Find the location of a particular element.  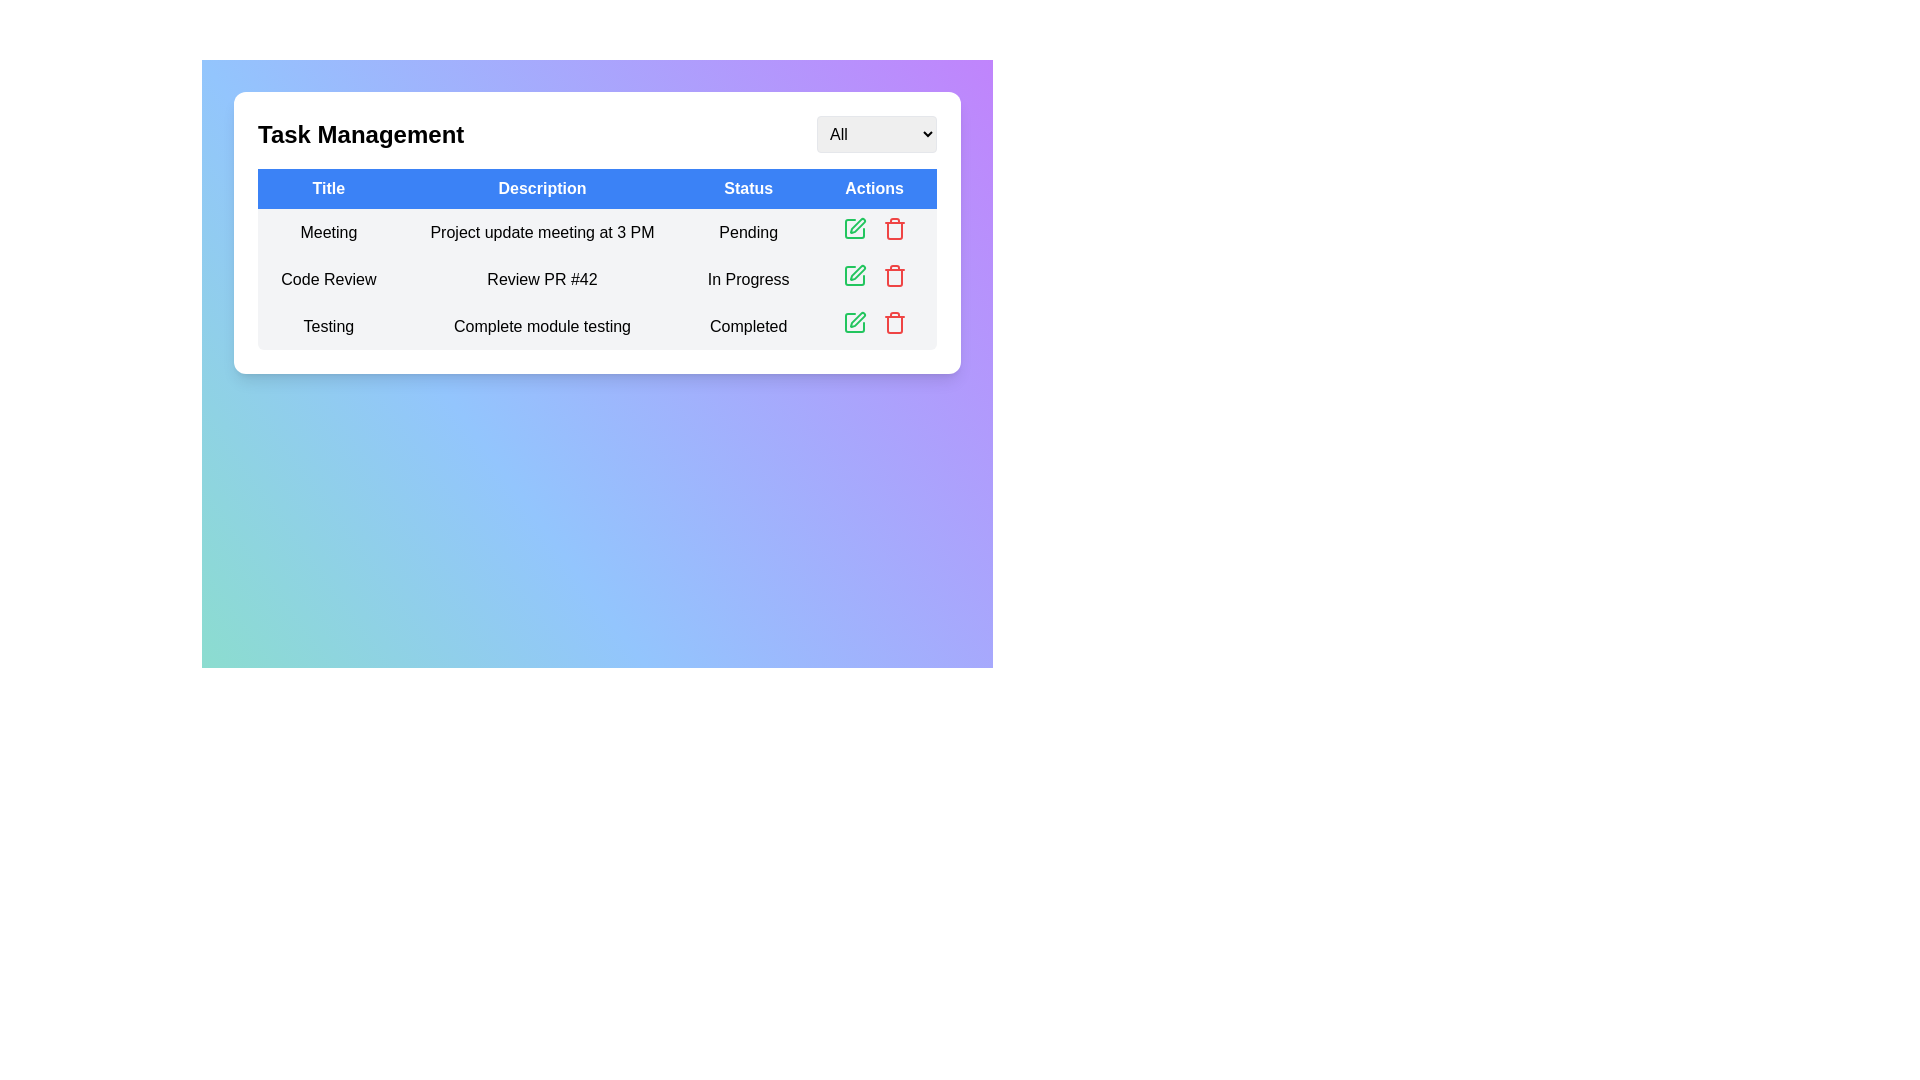

the table cell displaying 'Code Review' in bold font under the 'Title' column is located at coordinates (328, 279).